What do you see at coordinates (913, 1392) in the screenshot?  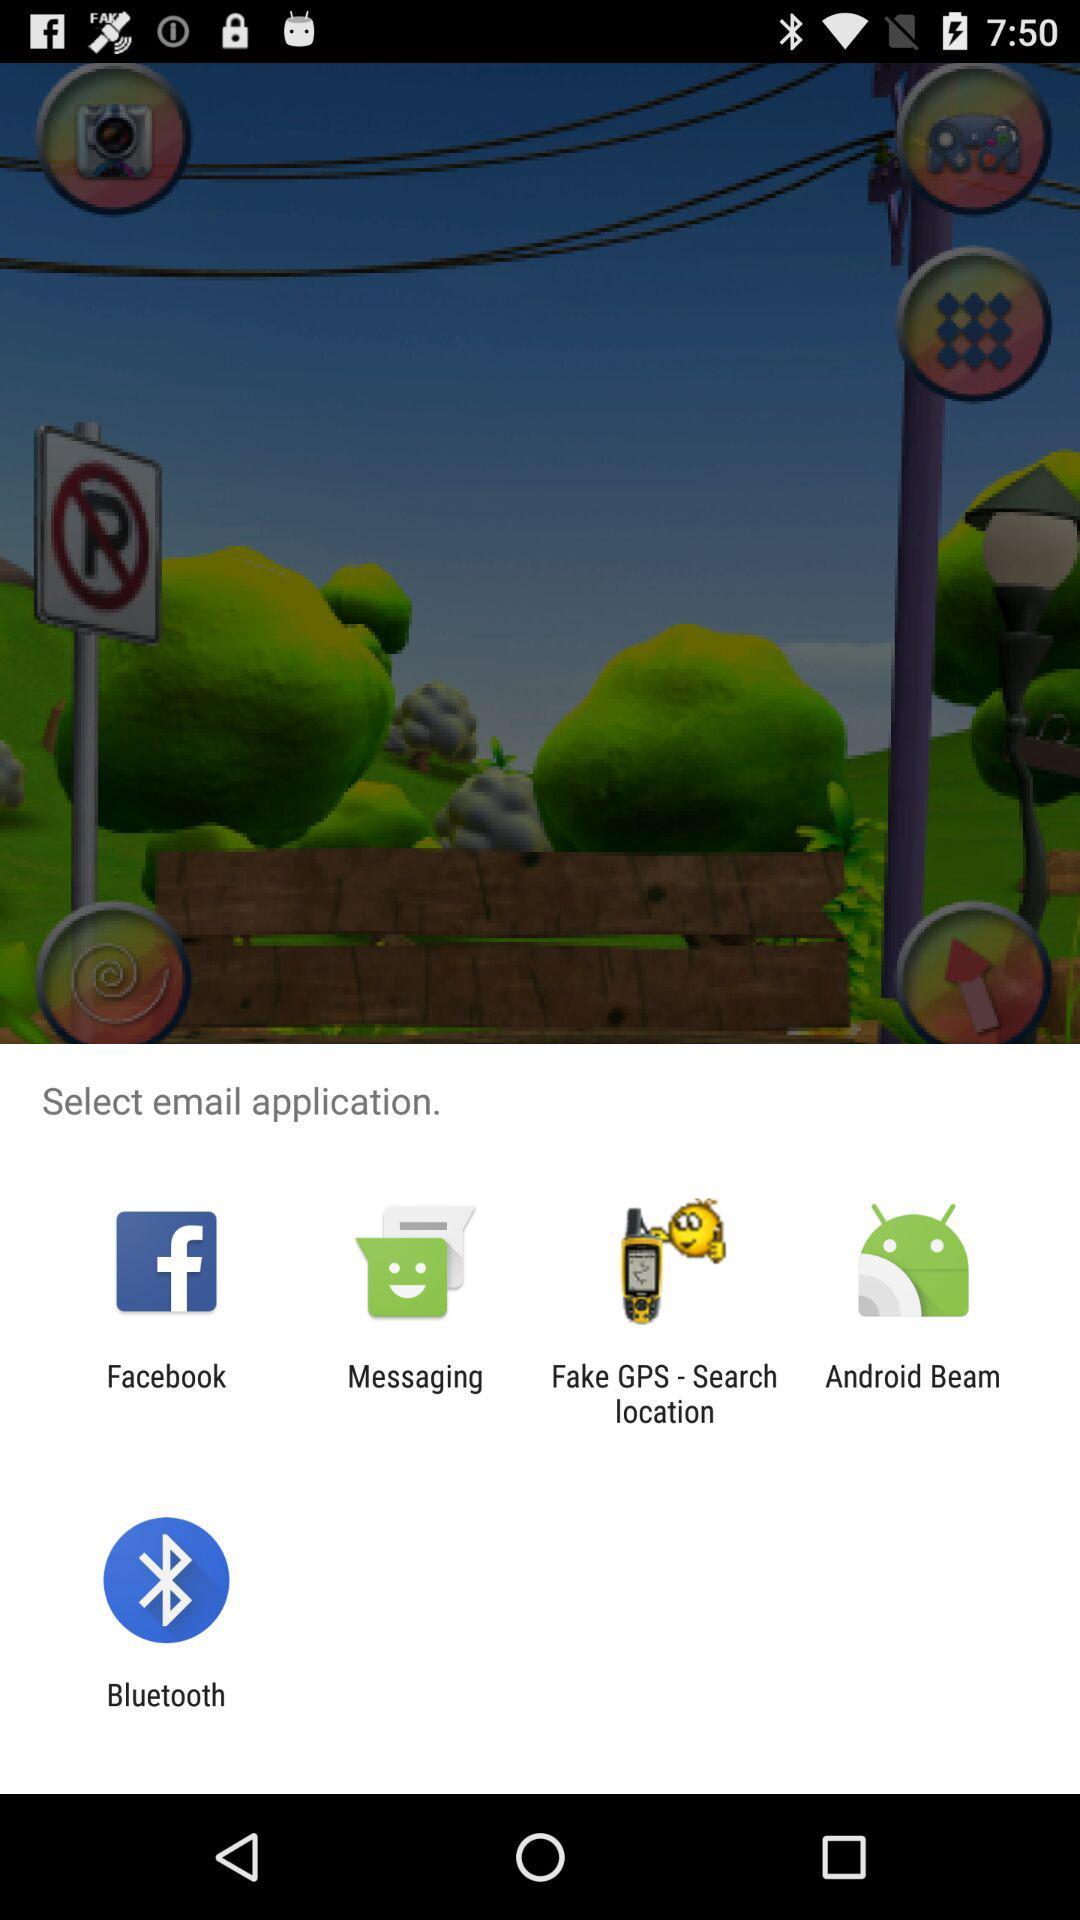 I see `android beam icon` at bounding box center [913, 1392].